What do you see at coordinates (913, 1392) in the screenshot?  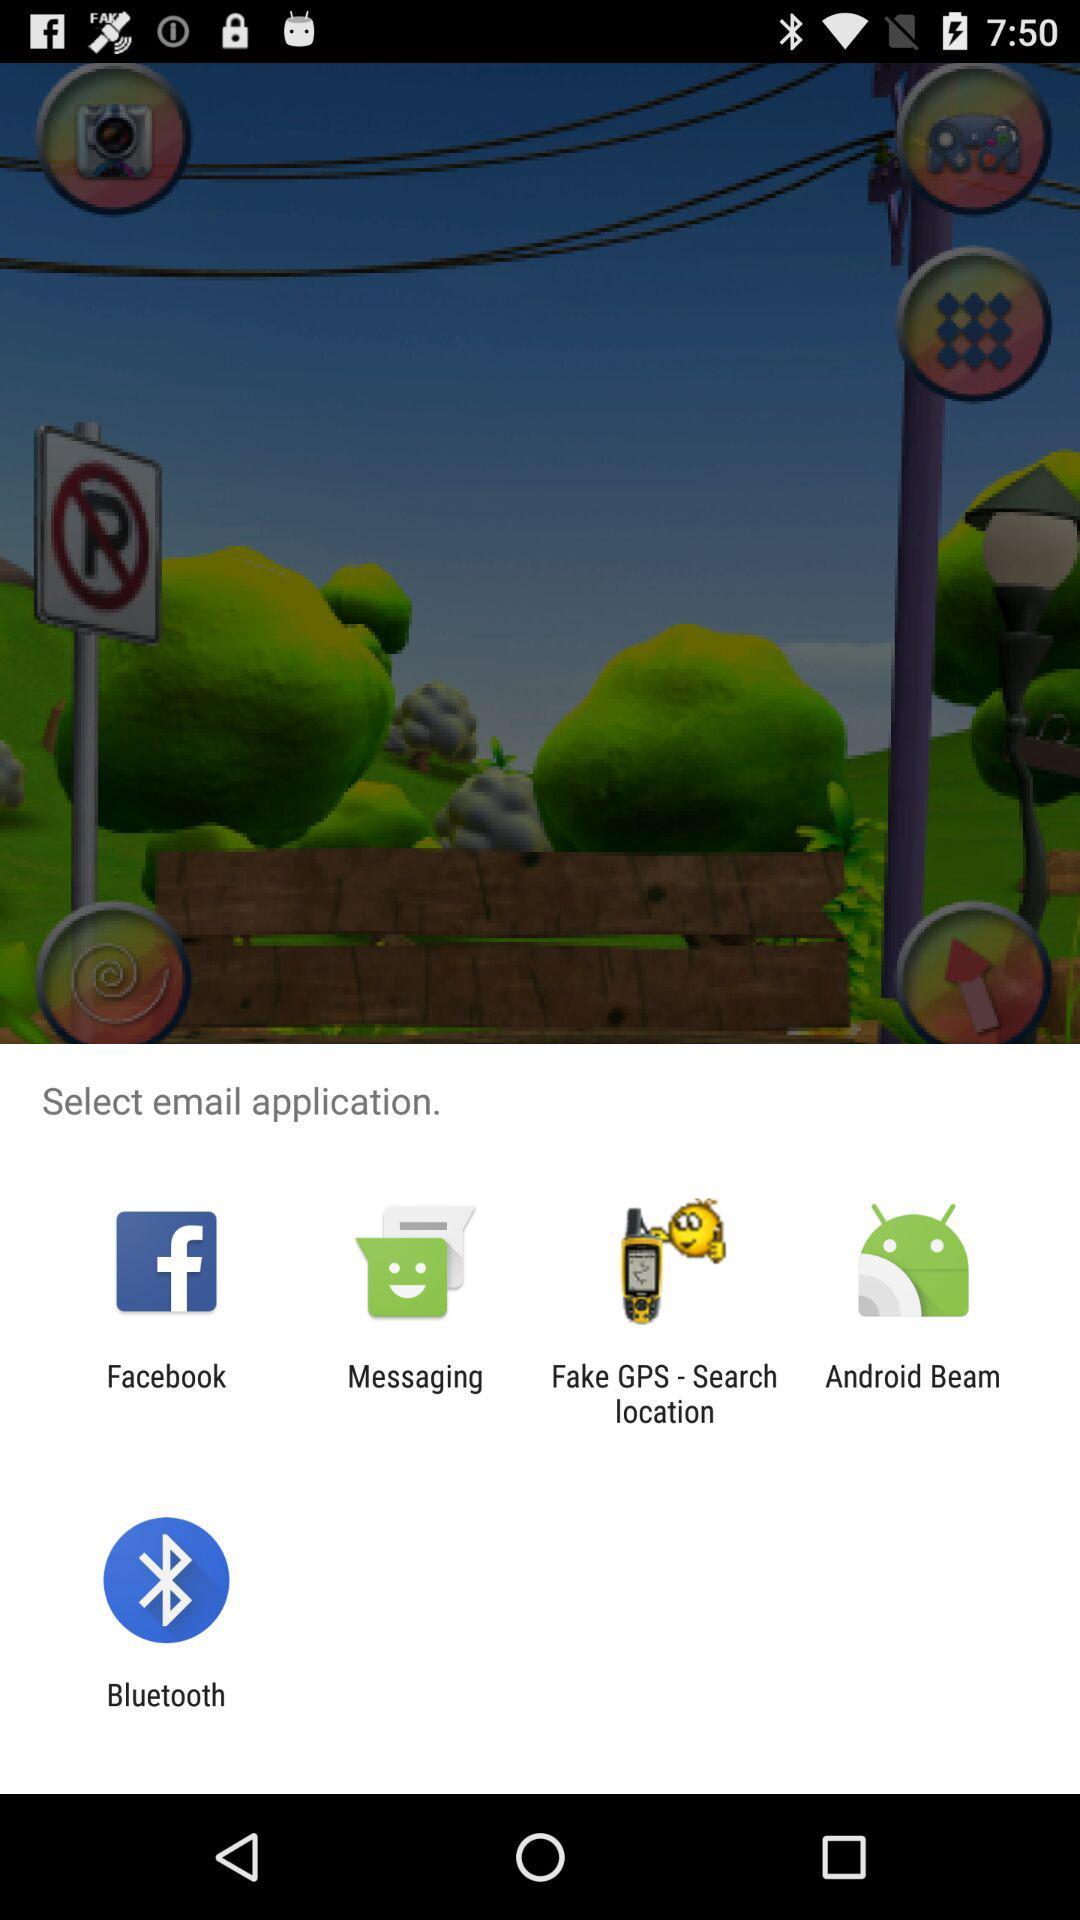 I see `android beam icon` at bounding box center [913, 1392].